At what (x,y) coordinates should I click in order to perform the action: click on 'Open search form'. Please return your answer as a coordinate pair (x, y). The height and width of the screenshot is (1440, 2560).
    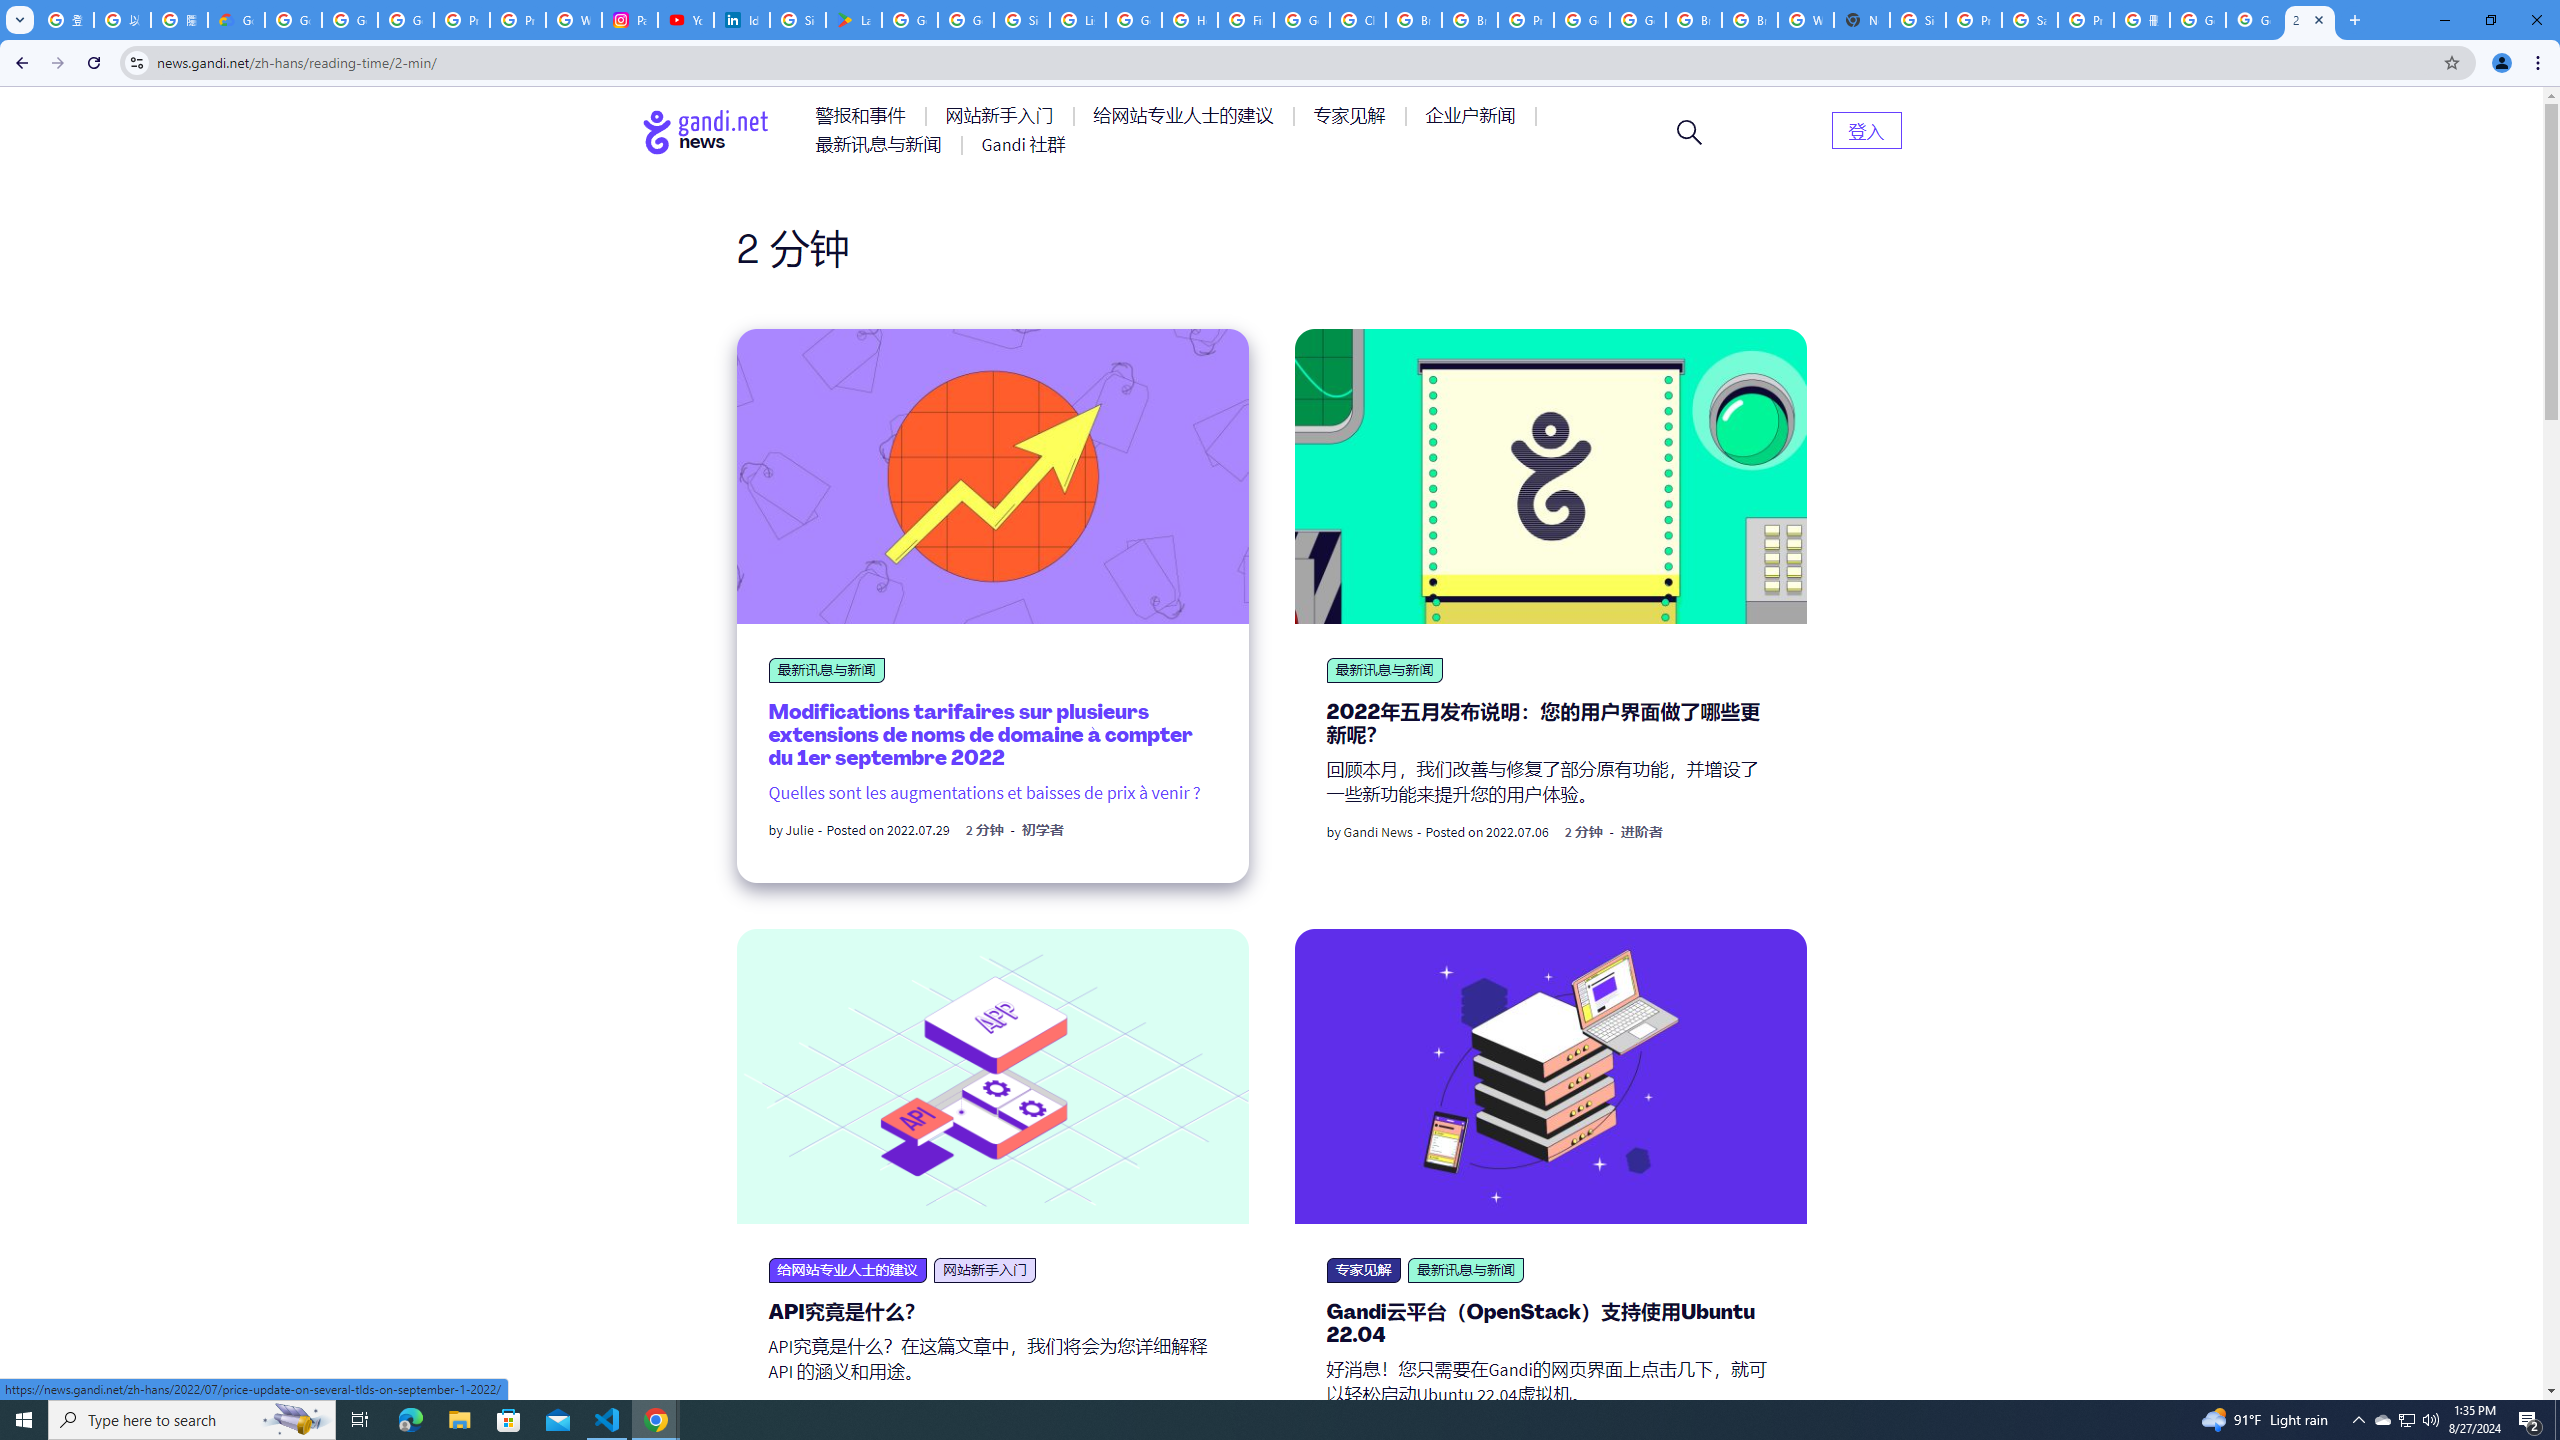
    Looking at the image, I should click on (1688, 130).